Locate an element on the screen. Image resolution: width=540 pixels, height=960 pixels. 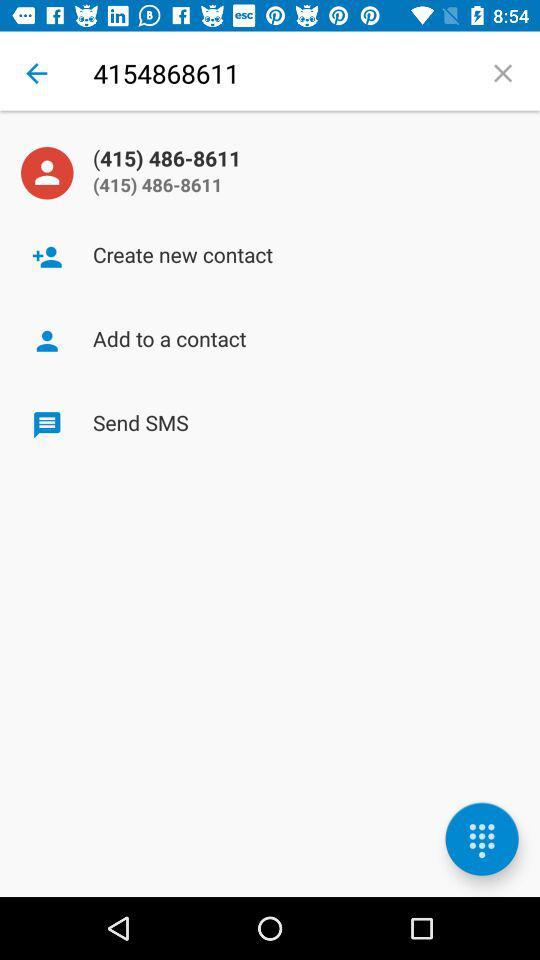
close icon on the right corner of the screen is located at coordinates (502, 73).